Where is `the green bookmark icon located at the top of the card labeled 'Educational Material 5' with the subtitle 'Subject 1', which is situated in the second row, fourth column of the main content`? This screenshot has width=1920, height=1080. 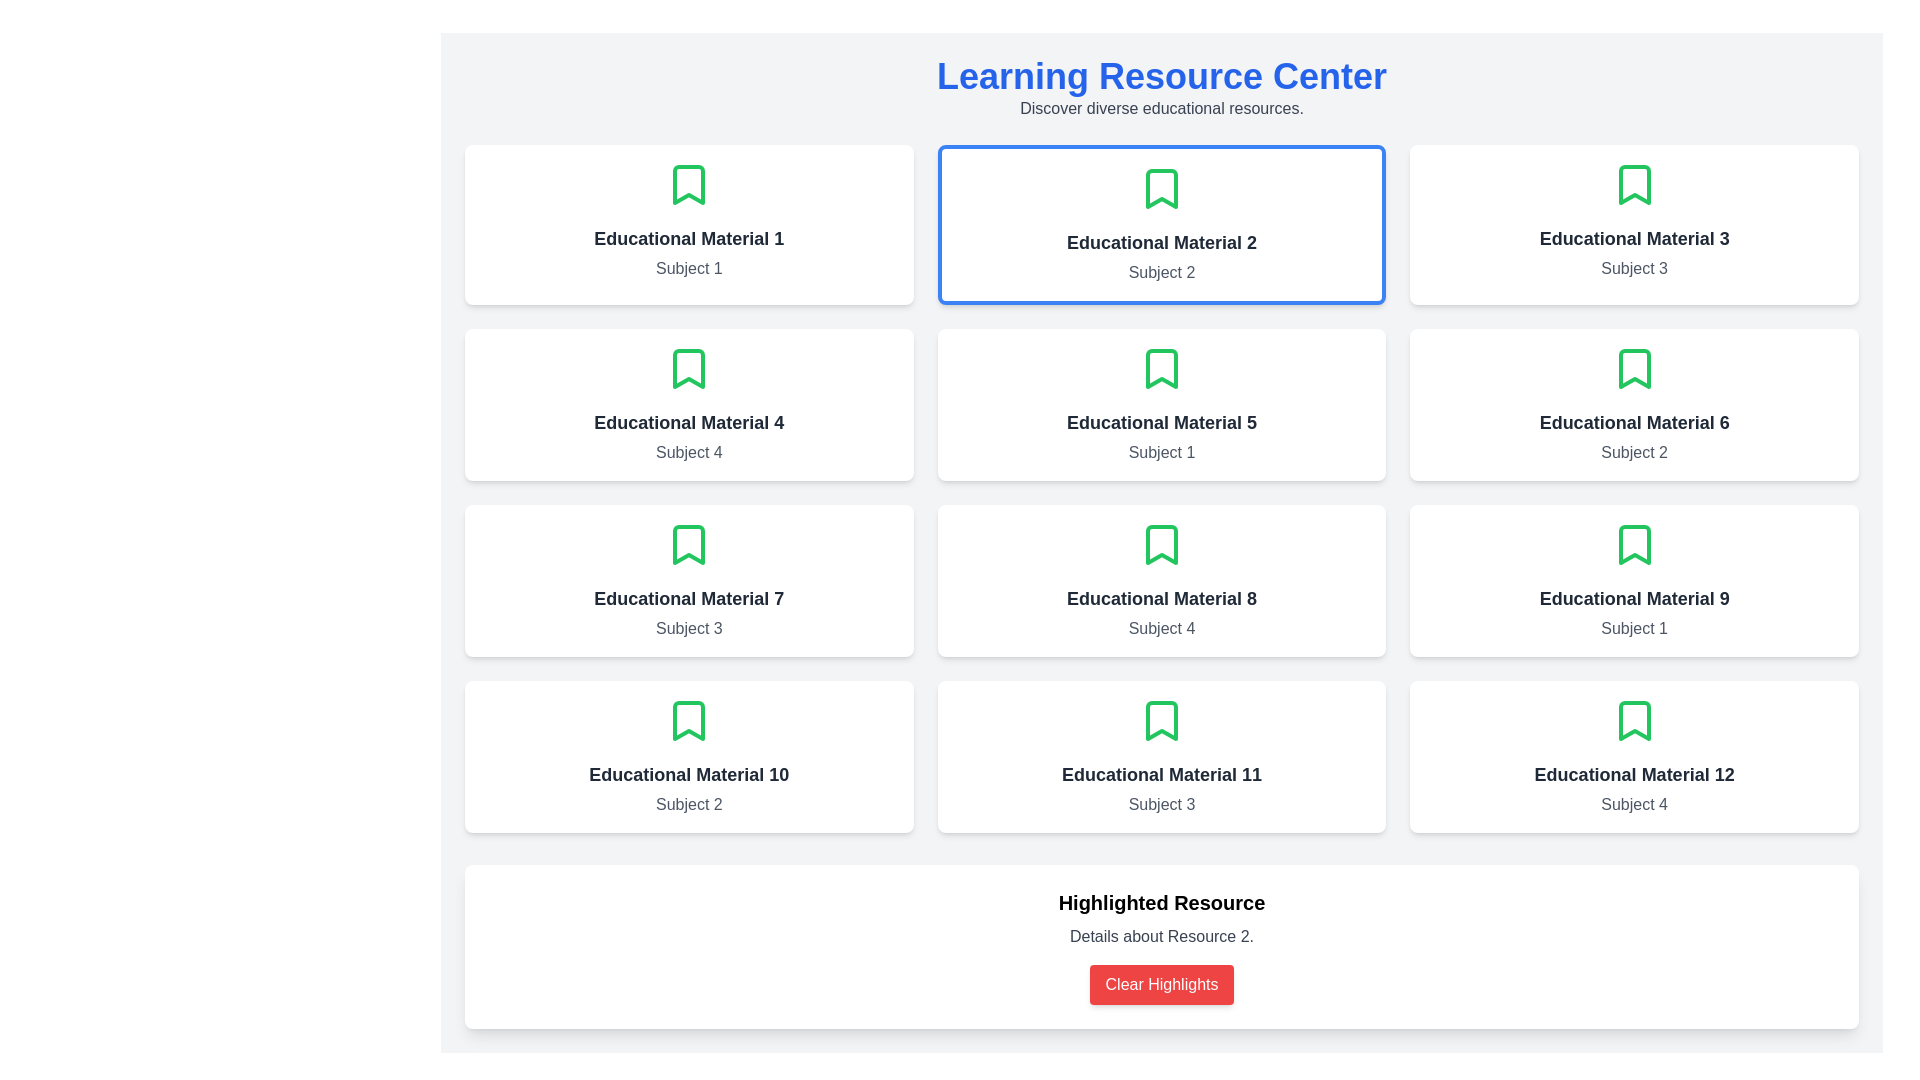 the green bookmark icon located at the top of the card labeled 'Educational Material 5' with the subtitle 'Subject 1', which is situated in the second row, fourth column of the main content is located at coordinates (1161, 369).